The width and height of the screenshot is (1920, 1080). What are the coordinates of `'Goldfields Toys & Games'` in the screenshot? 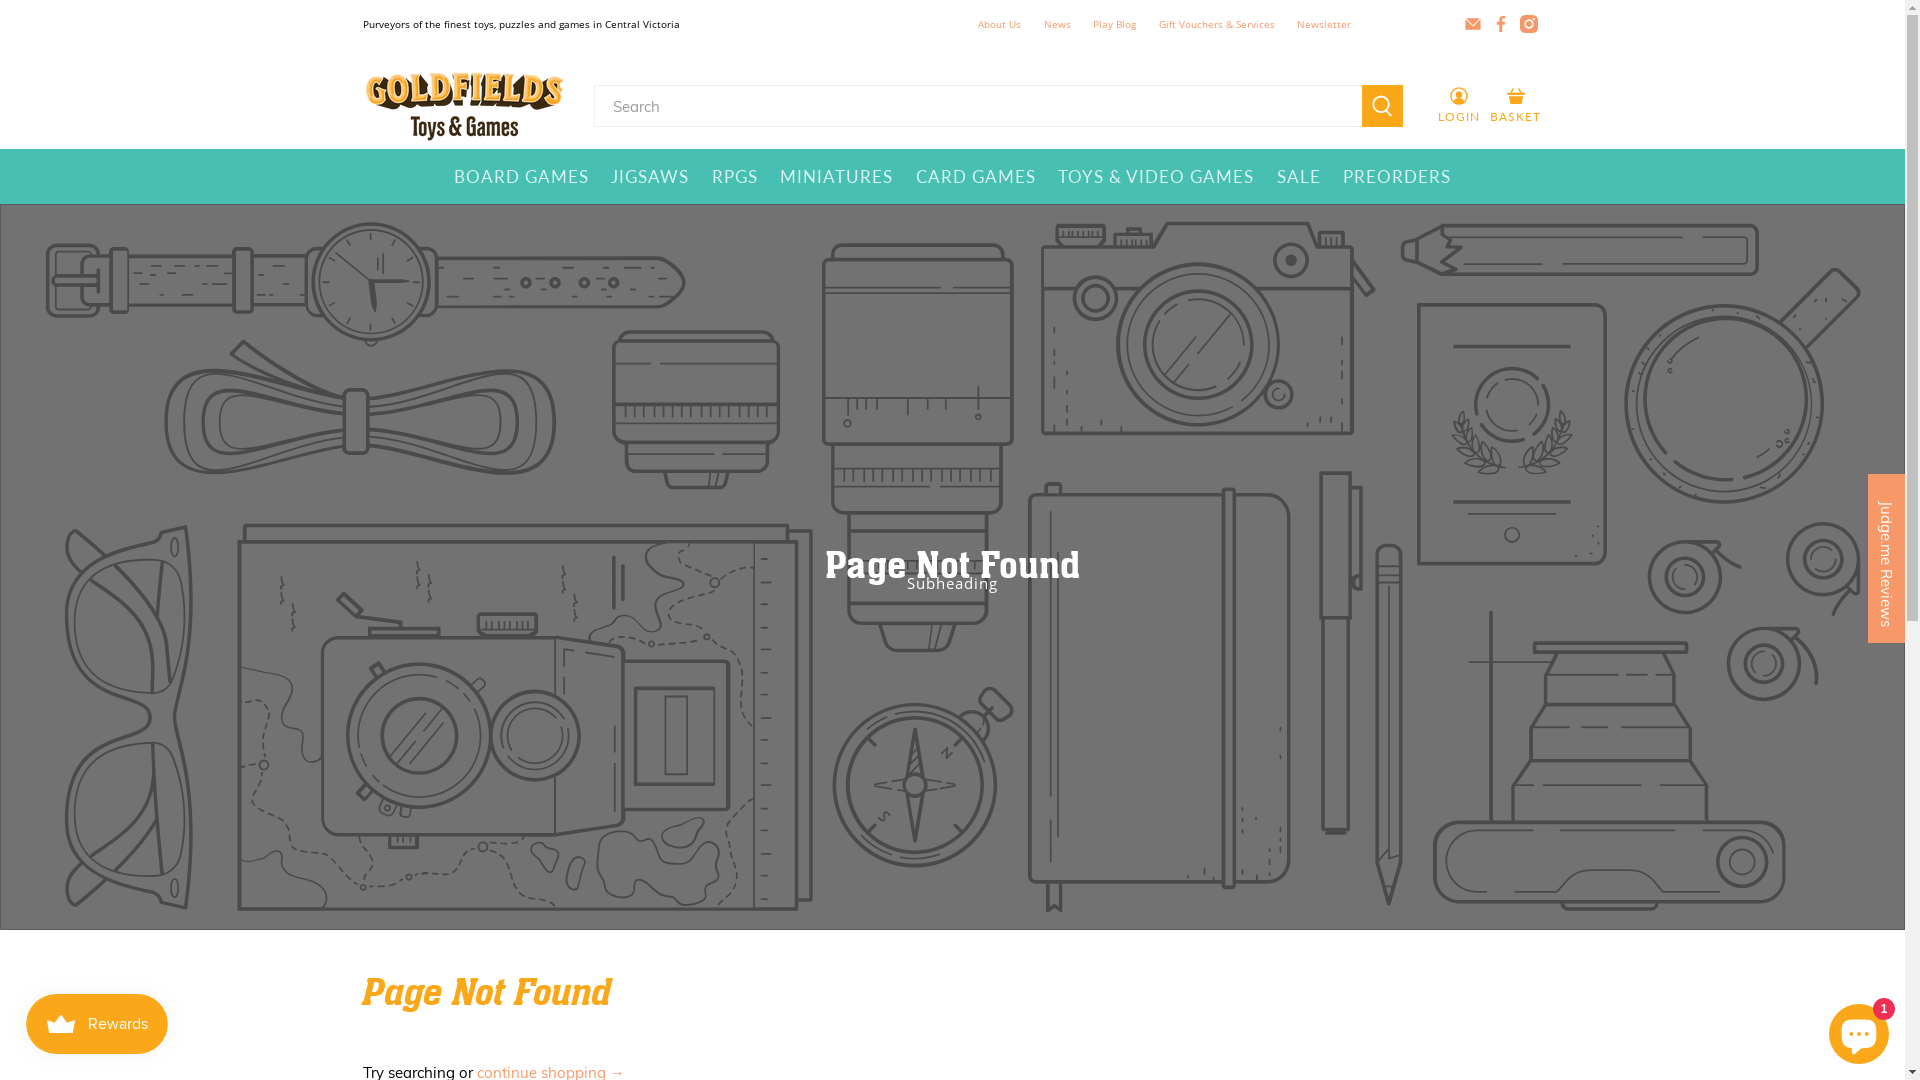 It's located at (463, 105).